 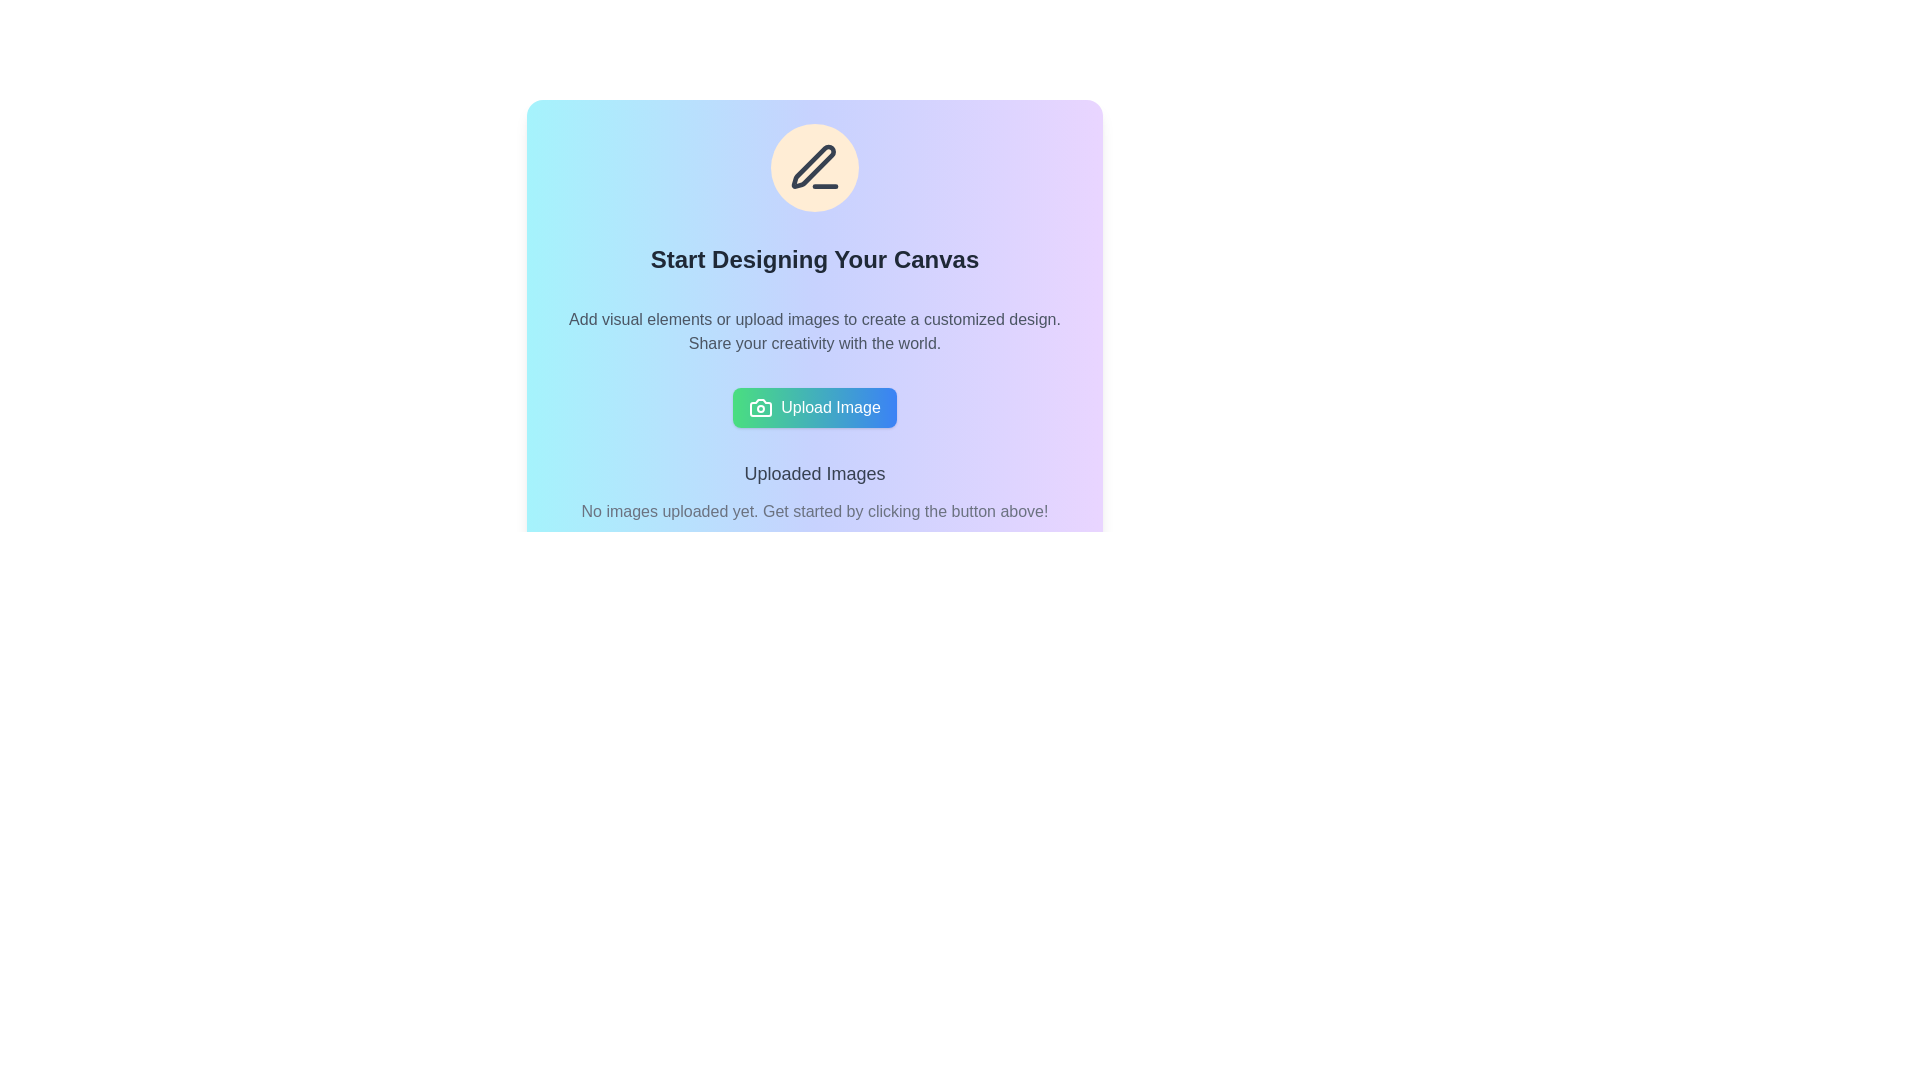 What do you see at coordinates (815, 330) in the screenshot?
I see `the two-line text that reads 'Add visual elements or upload images to create a customized design. Share your creativity with the world.' which is located below the title 'Start Designing Your Canvas' and above the 'Upload Image' button within the centered card component` at bounding box center [815, 330].